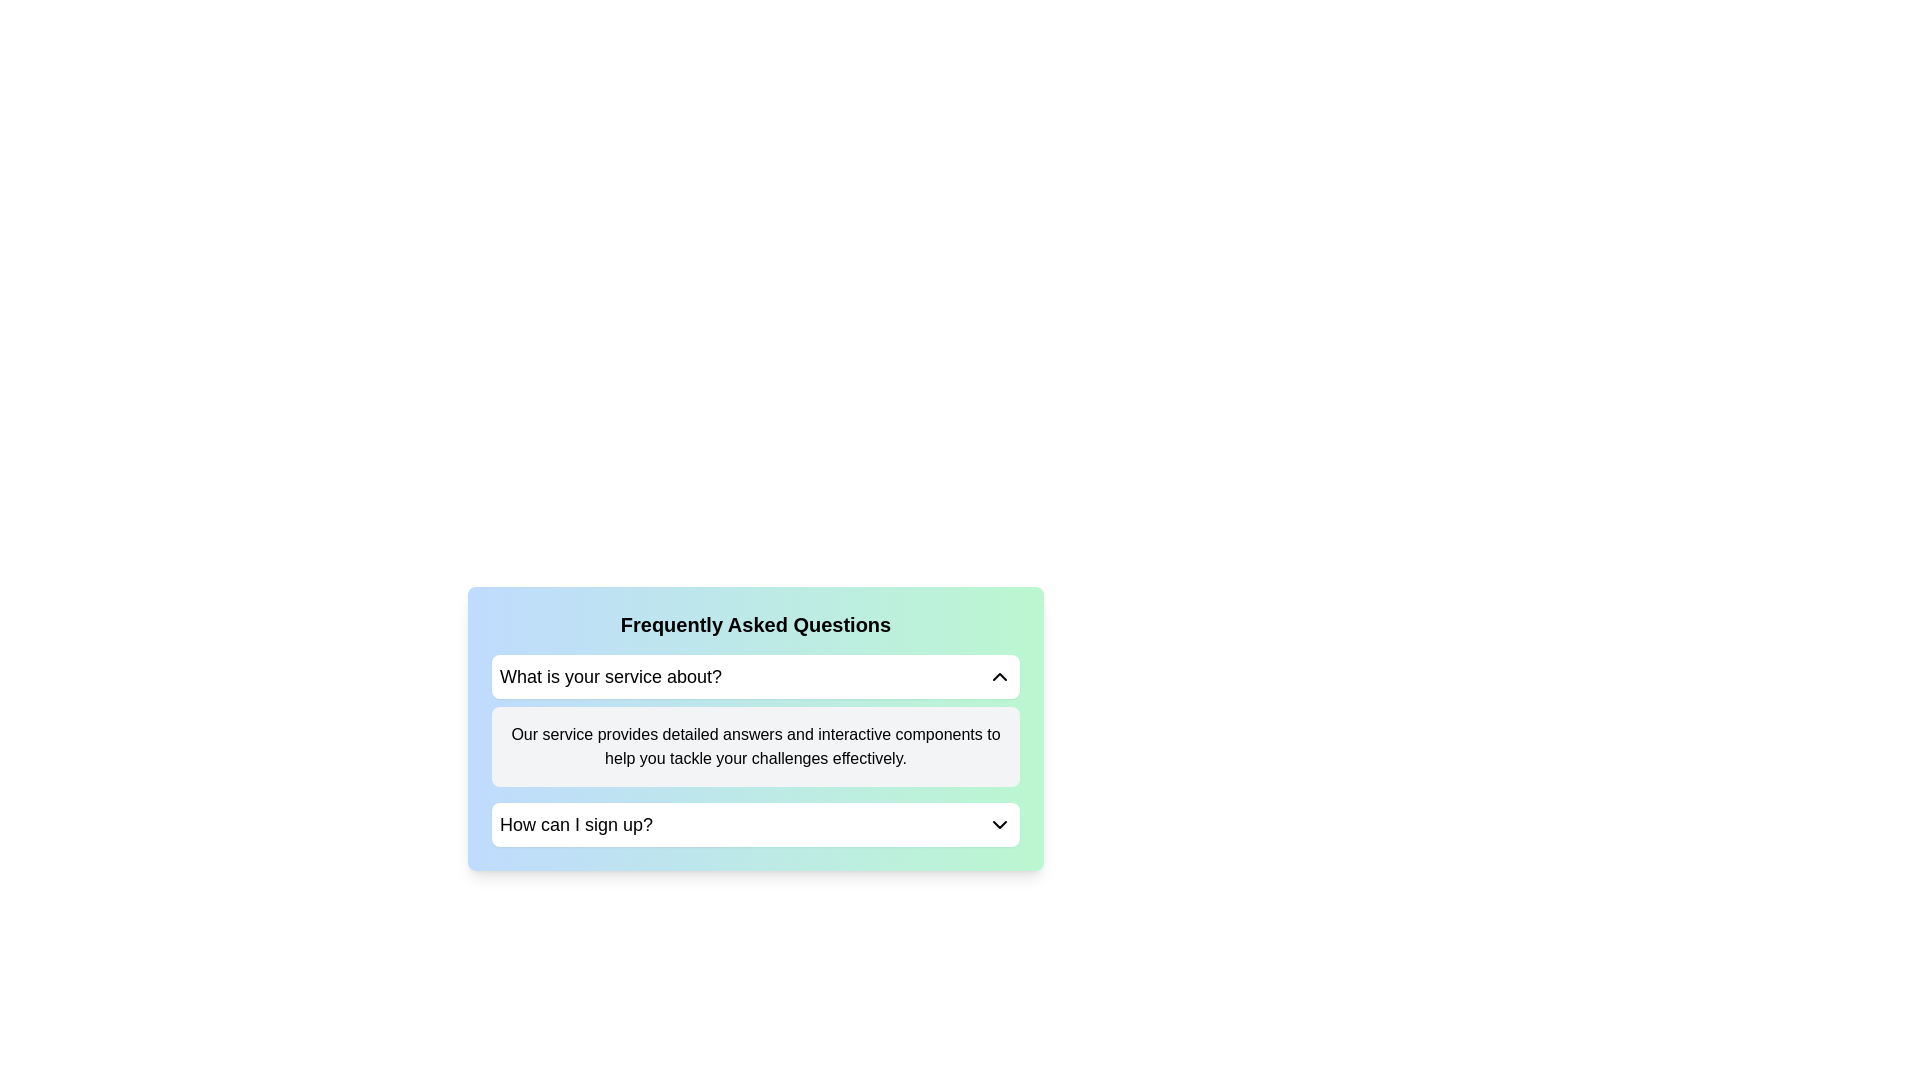 This screenshot has width=1920, height=1080. I want to click on the static text label in the FAQ section that serves as a question title, located at the lower section of the panel, with an adjacent downwards chevron icon, so click(575, 825).